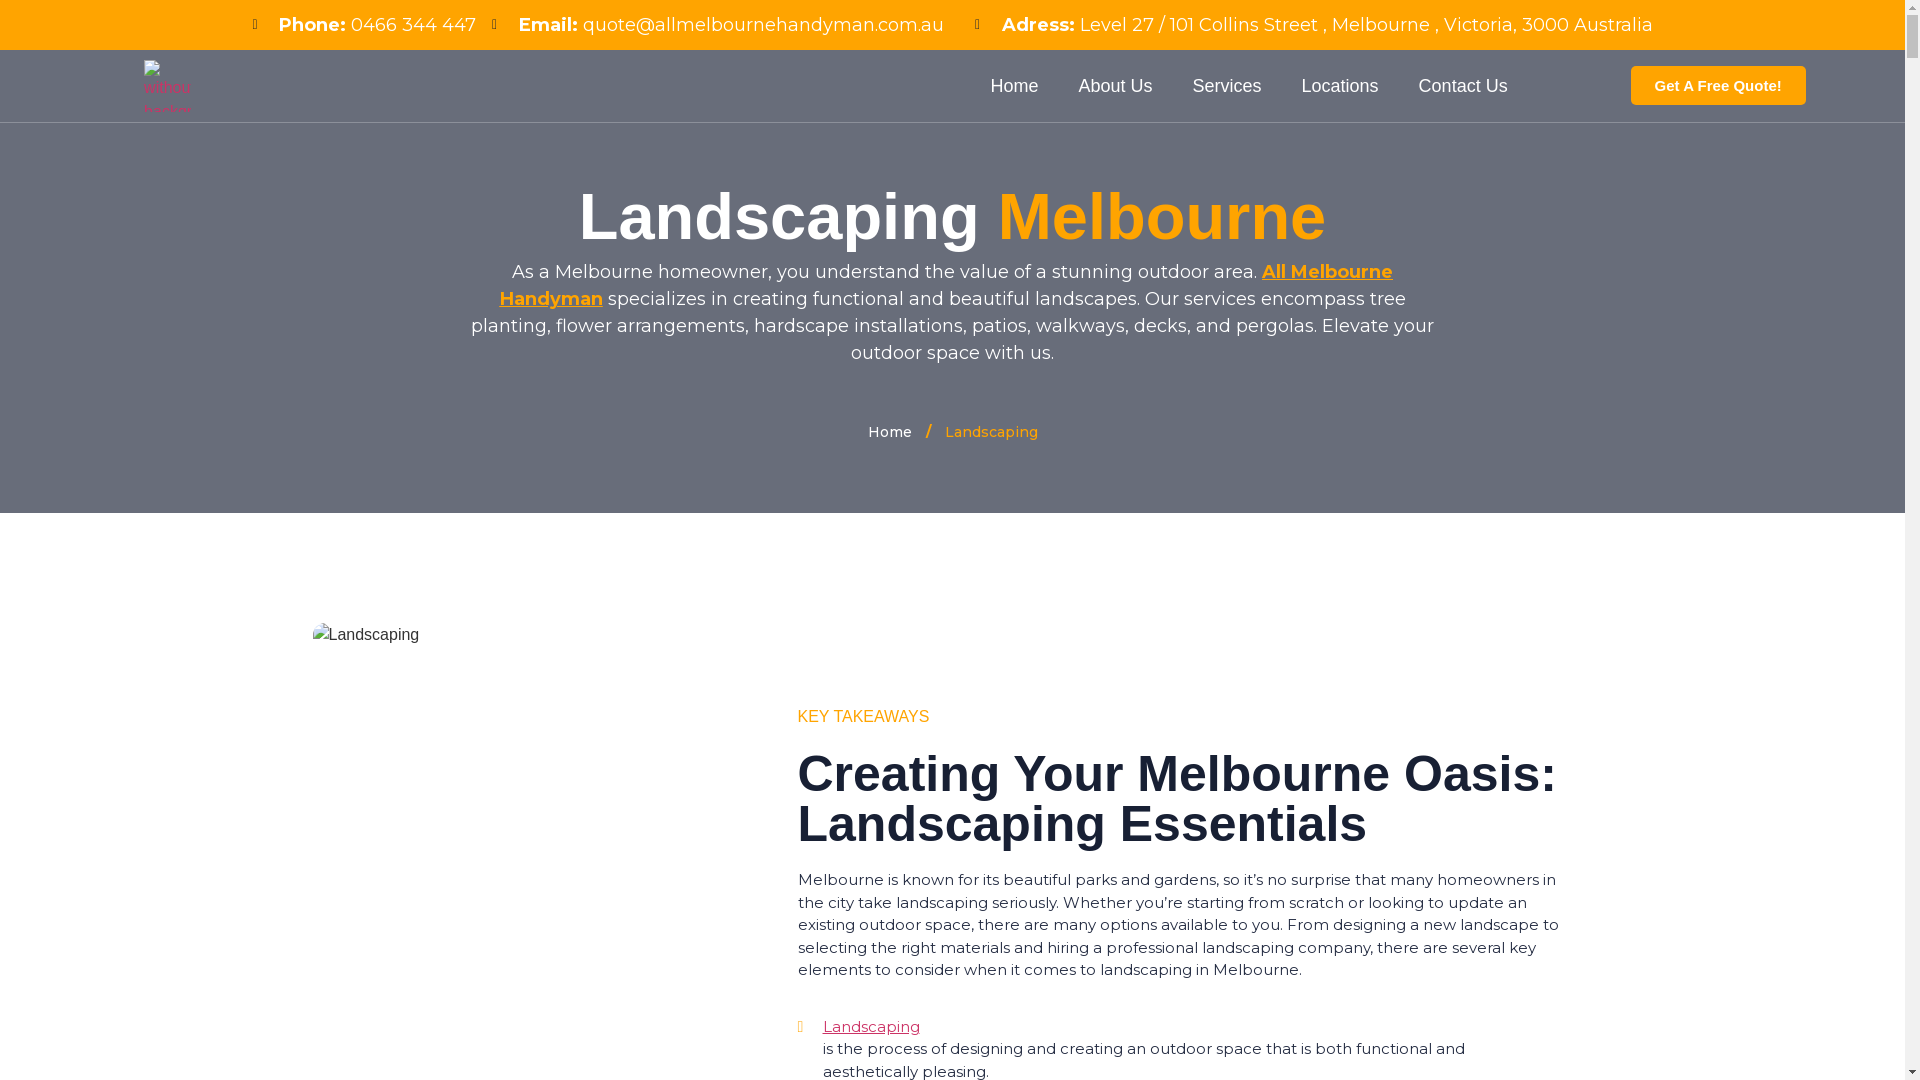 This screenshot has width=1920, height=1080. I want to click on 'All Melbourne Handyman', so click(945, 285).